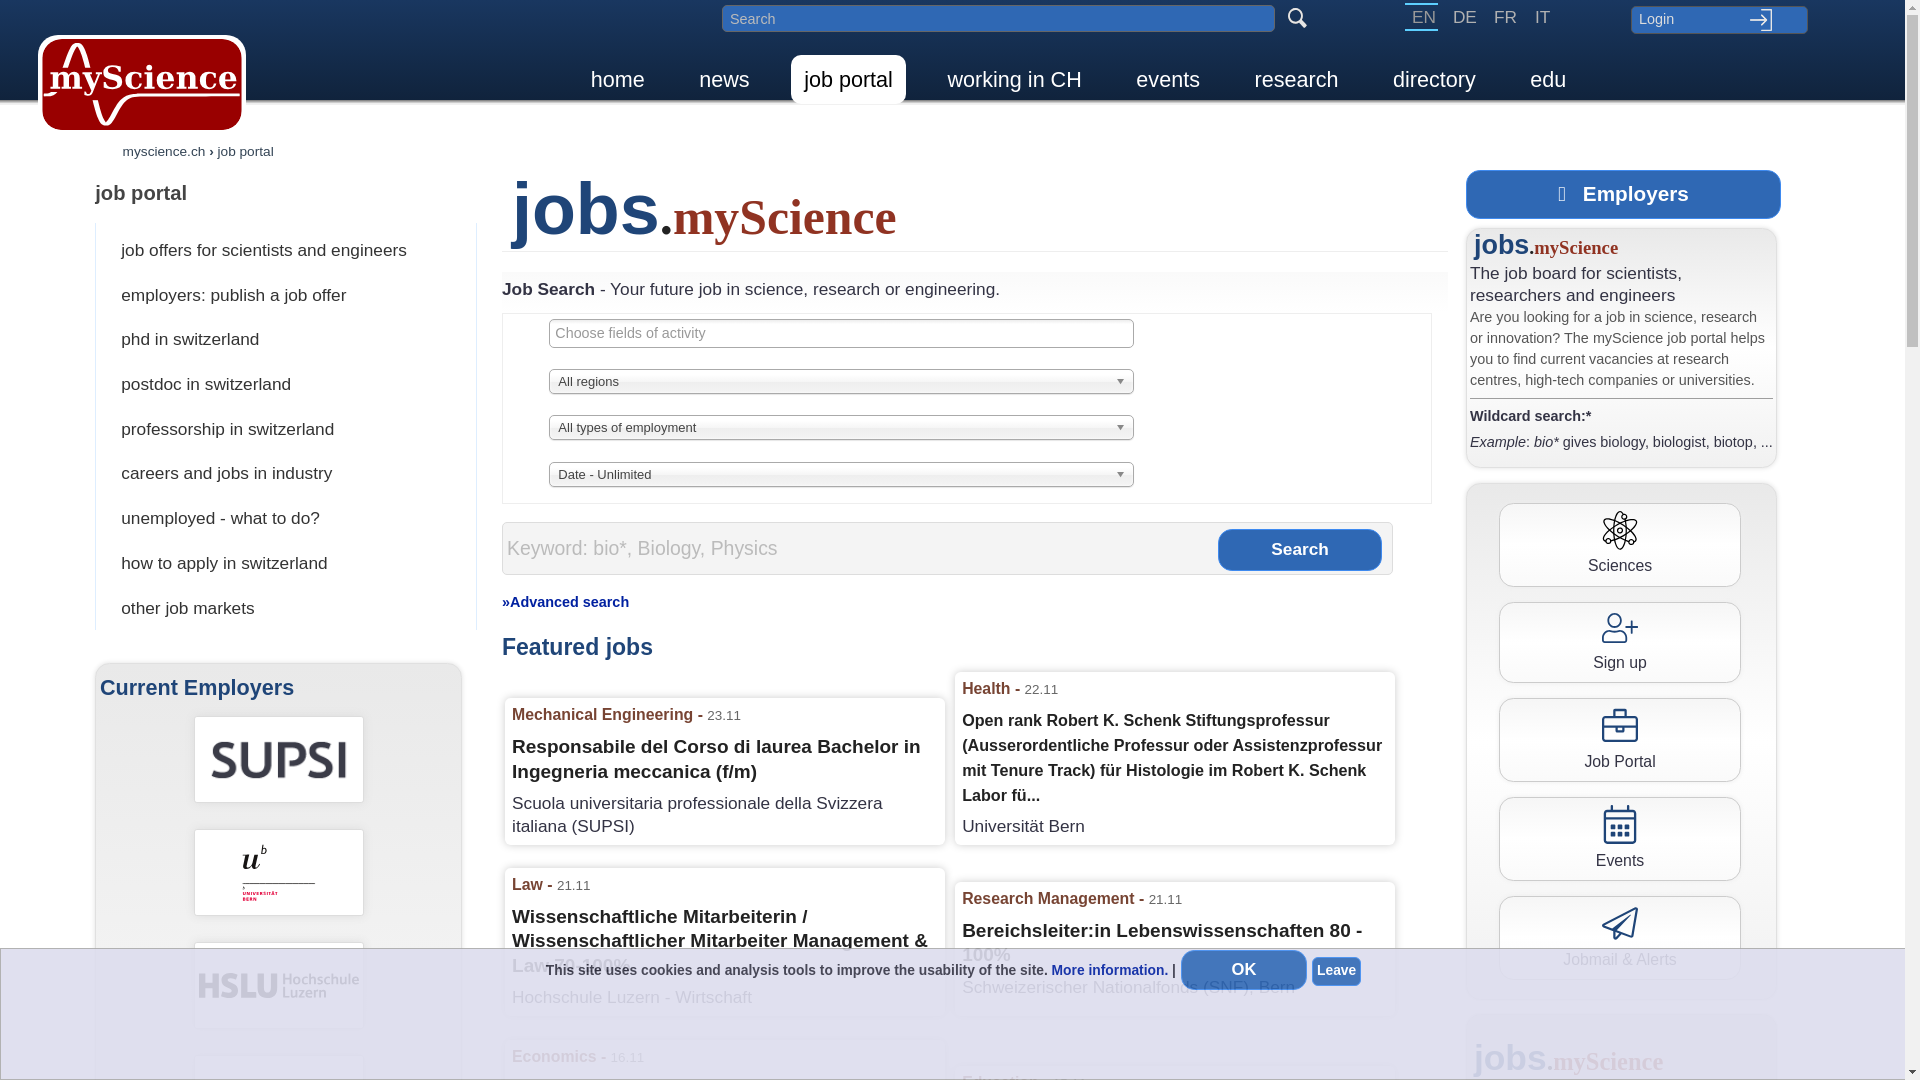 Image resolution: width=1920 pixels, height=1080 pixels. What do you see at coordinates (1420, 16) in the screenshot?
I see `'EN'` at bounding box center [1420, 16].